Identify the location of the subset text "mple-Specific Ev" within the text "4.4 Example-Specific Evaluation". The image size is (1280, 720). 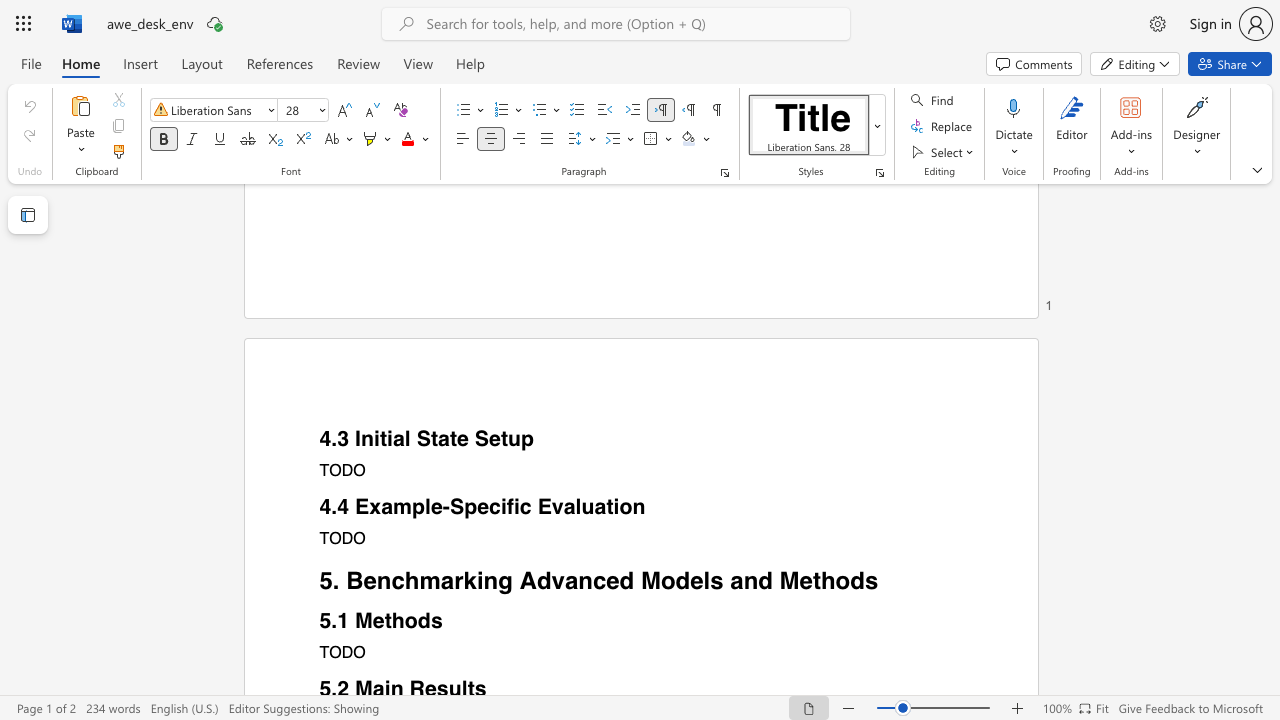
(392, 506).